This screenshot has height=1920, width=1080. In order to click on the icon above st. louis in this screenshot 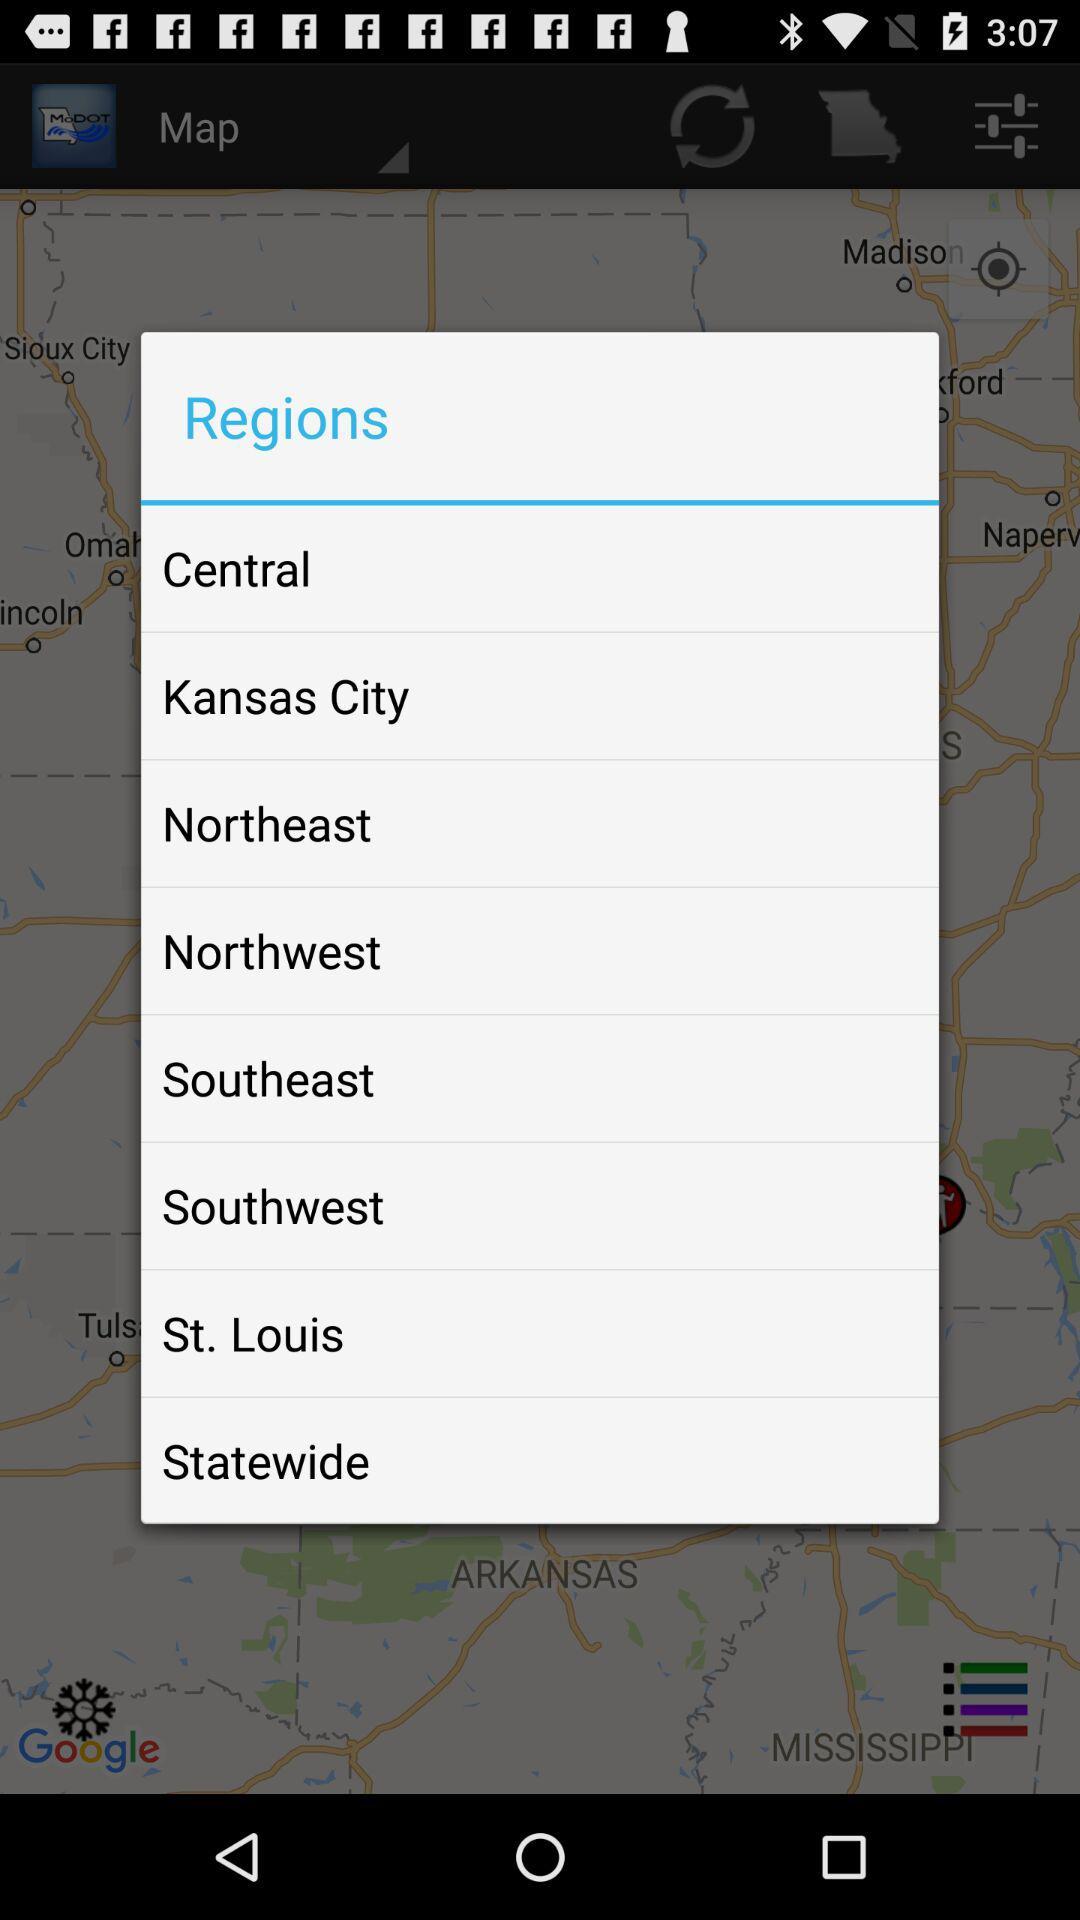, I will do `click(273, 1204)`.